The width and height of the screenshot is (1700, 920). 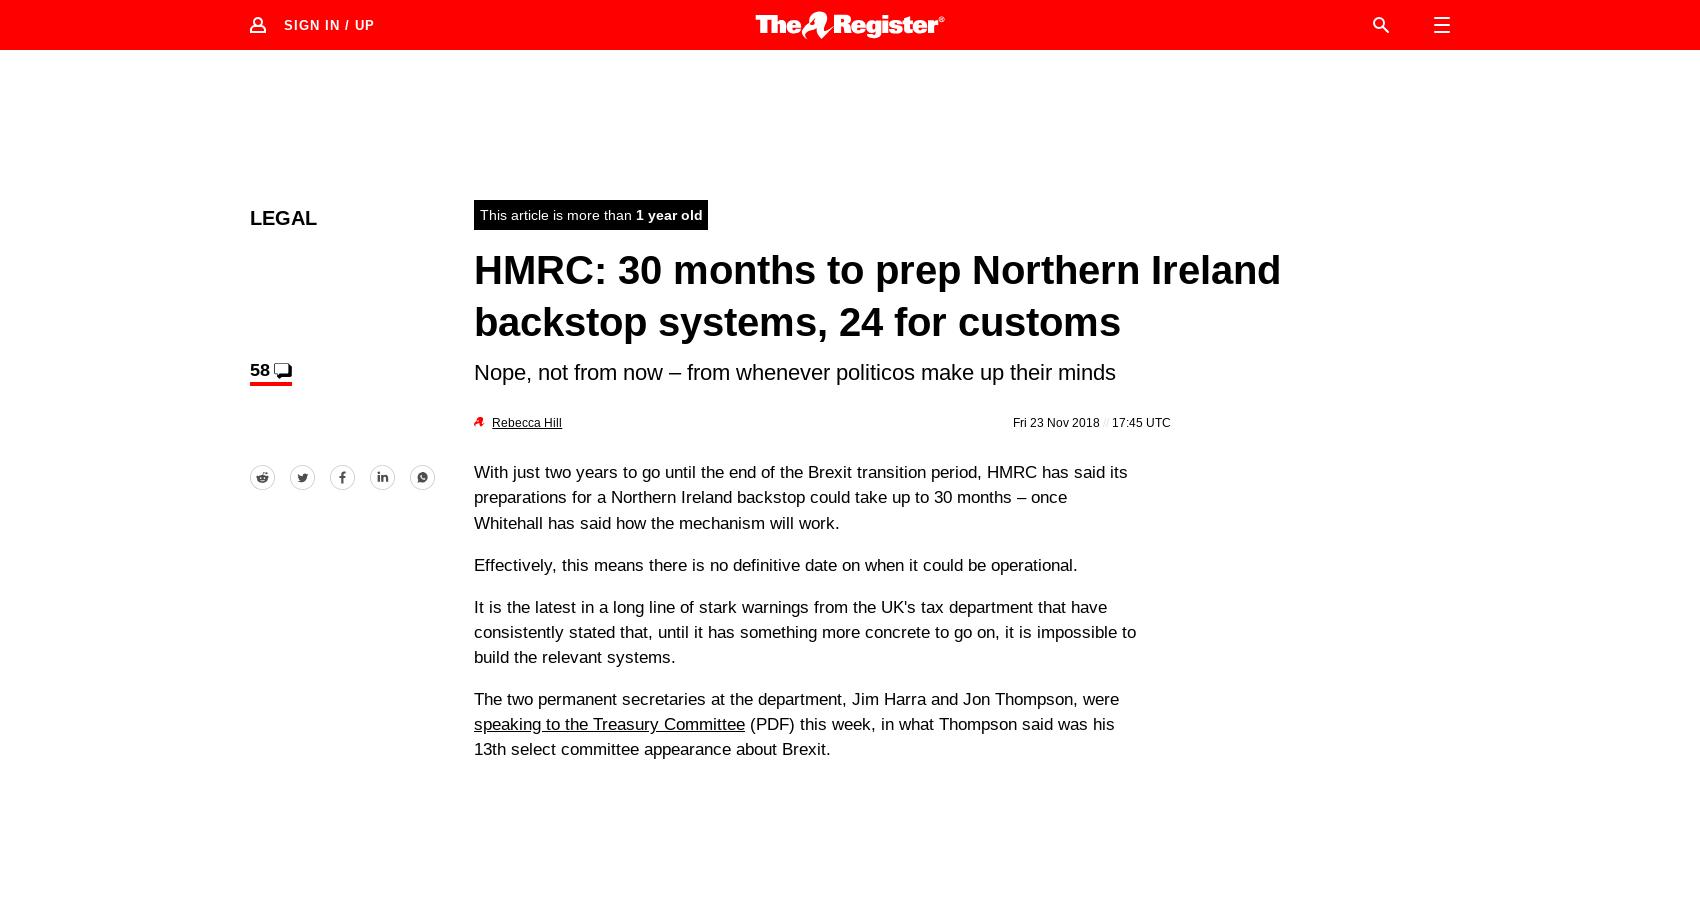 What do you see at coordinates (473, 630) in the screenshot?
I see `'It is the latest in a long line of stark warnings from the UK's tax department that have consistently stated that, until it has something more concrete to go on, it is impossible to build the relevant systems.'` at bounding box center [473, 630].